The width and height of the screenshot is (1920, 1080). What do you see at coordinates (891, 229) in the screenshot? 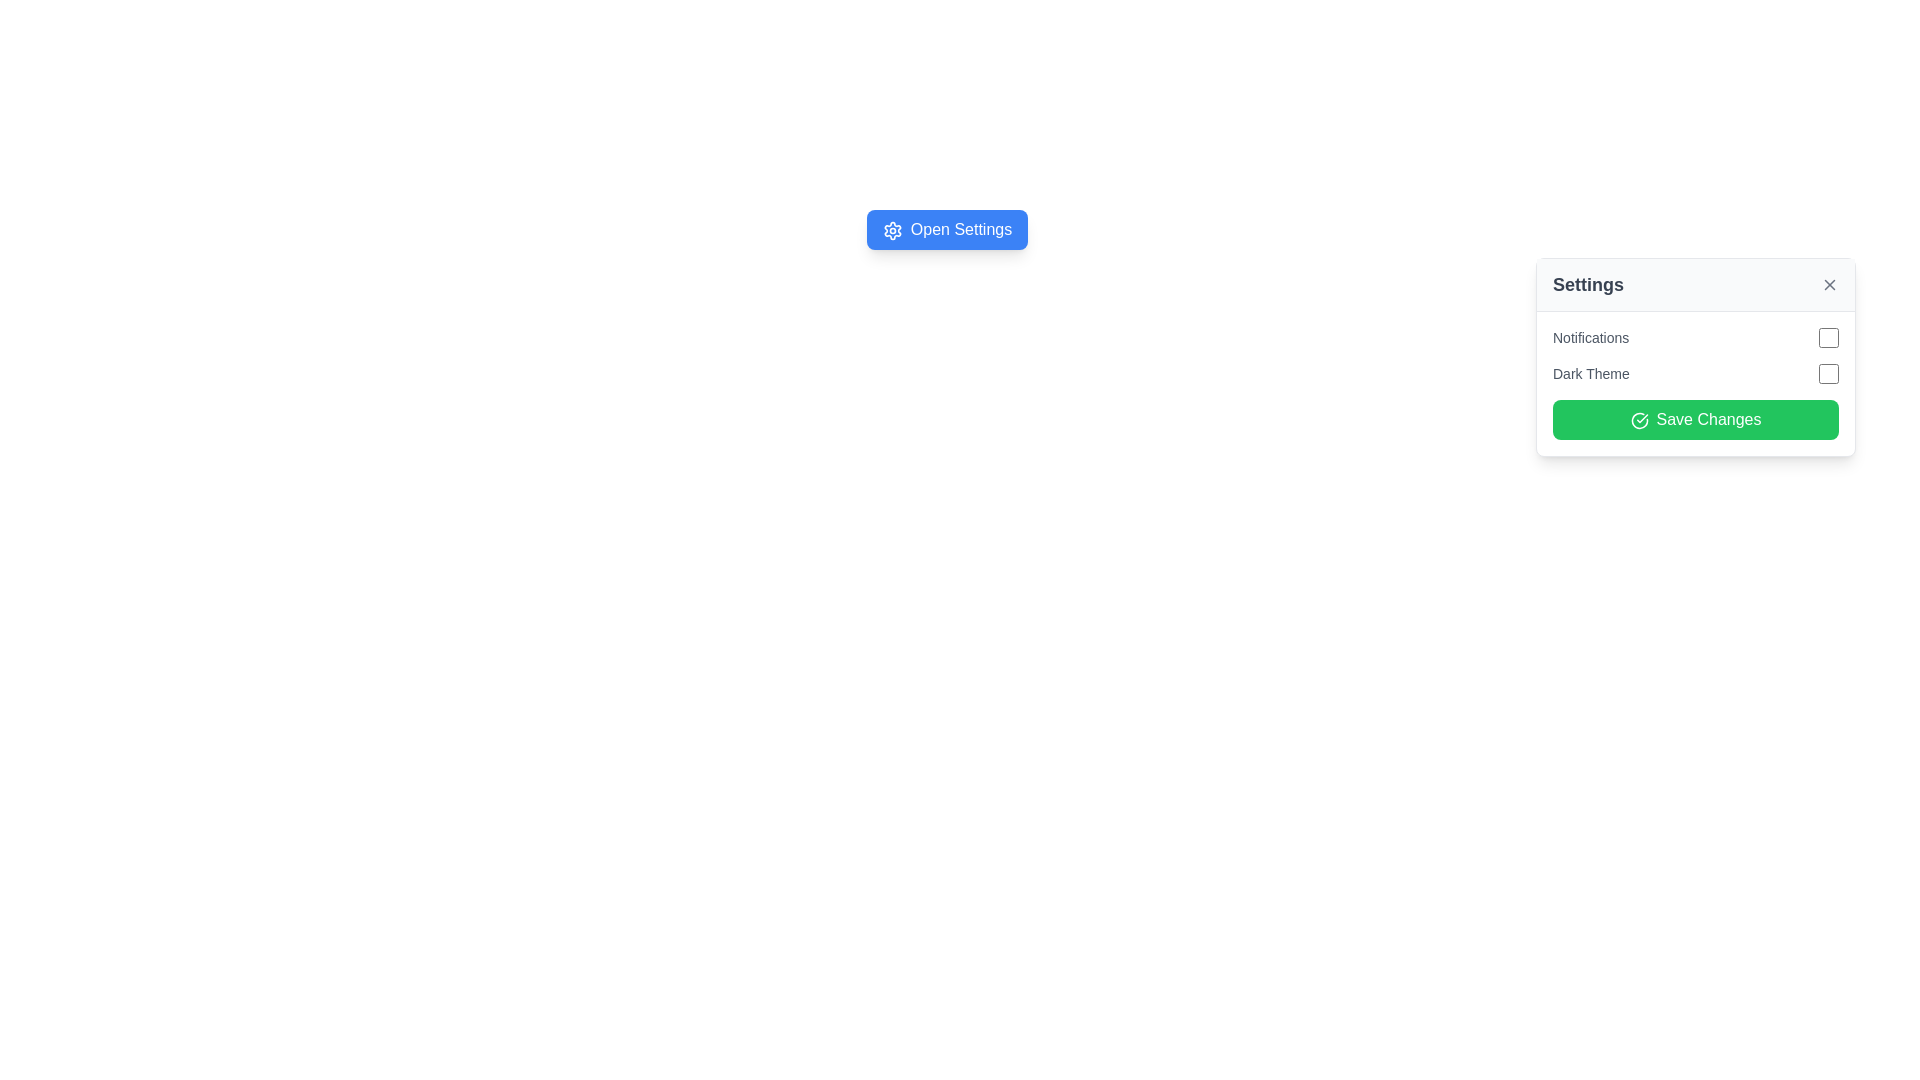
I see `the settings icon located to the left of the 'Open Settings' text within the button labeled 'Open Settings'` at bounding box center [891, 229].